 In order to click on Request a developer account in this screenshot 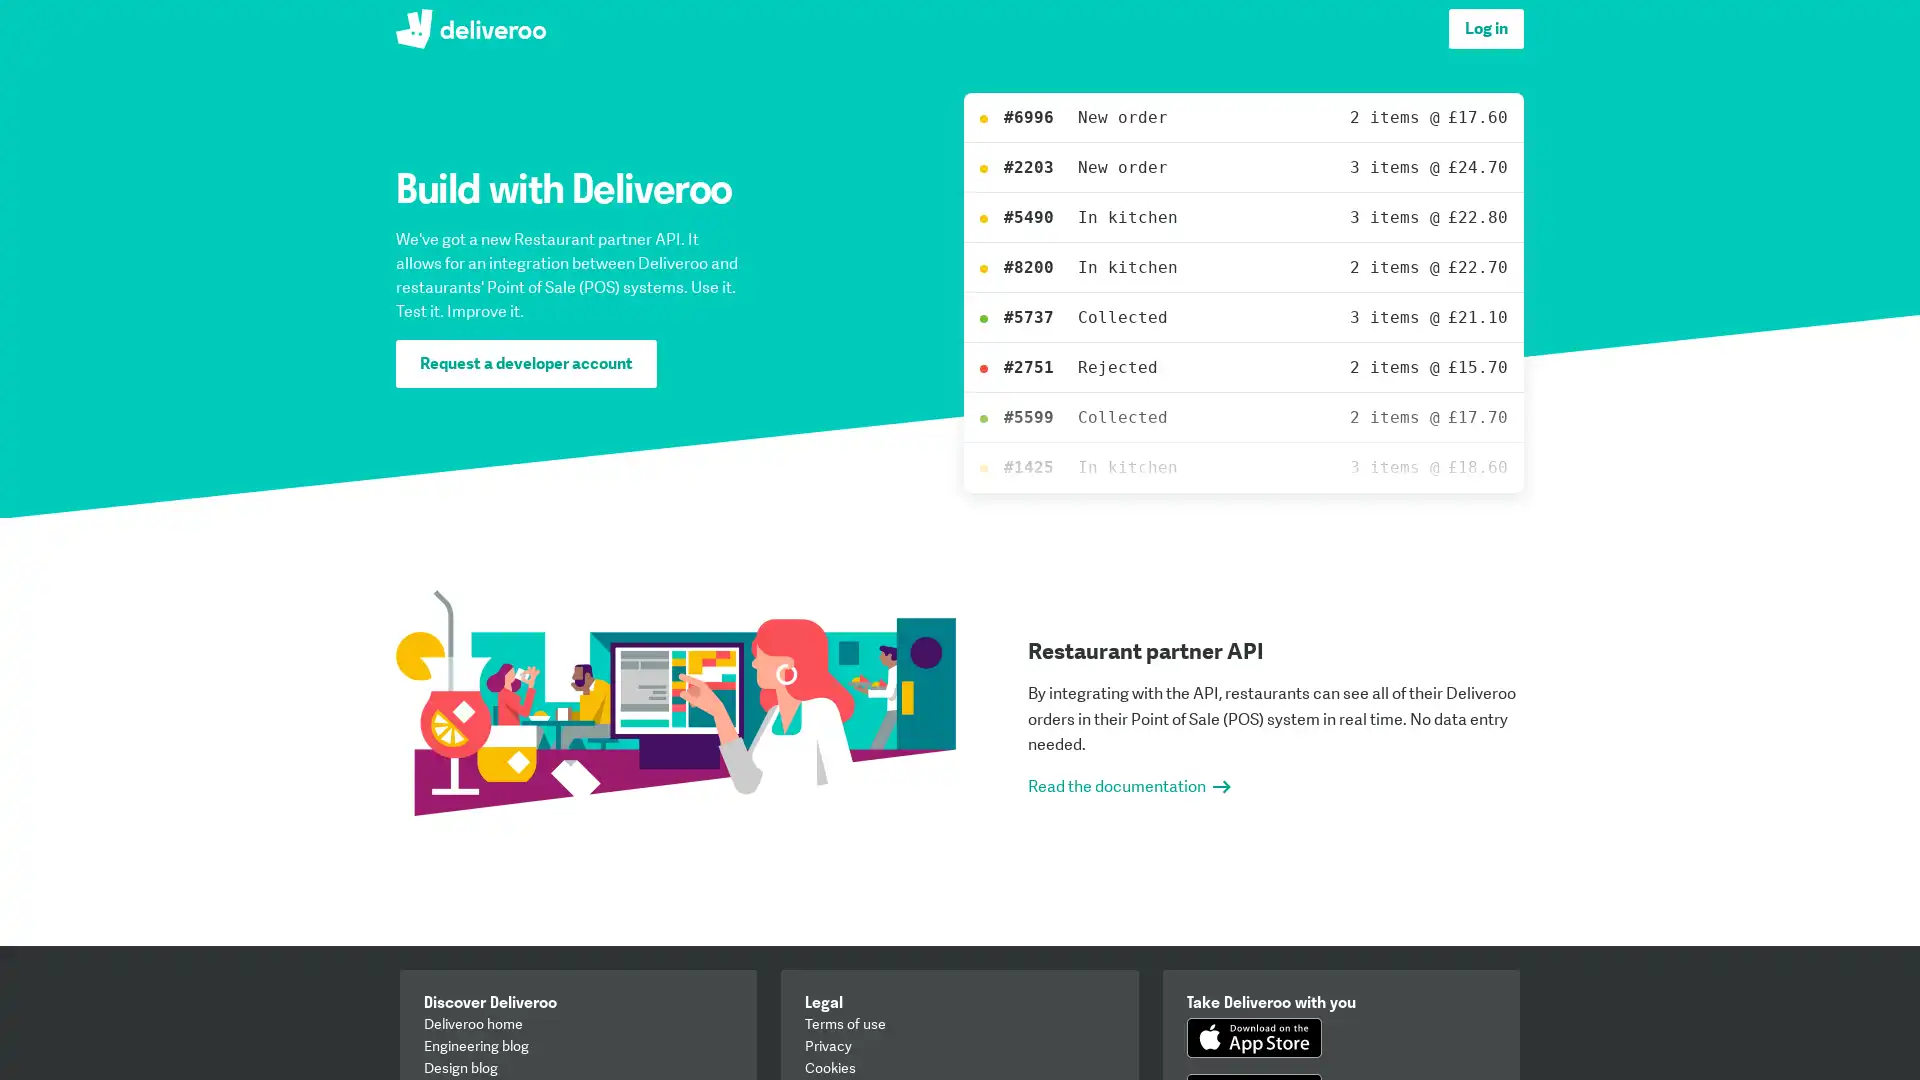, I will do `click(526, 363)`.